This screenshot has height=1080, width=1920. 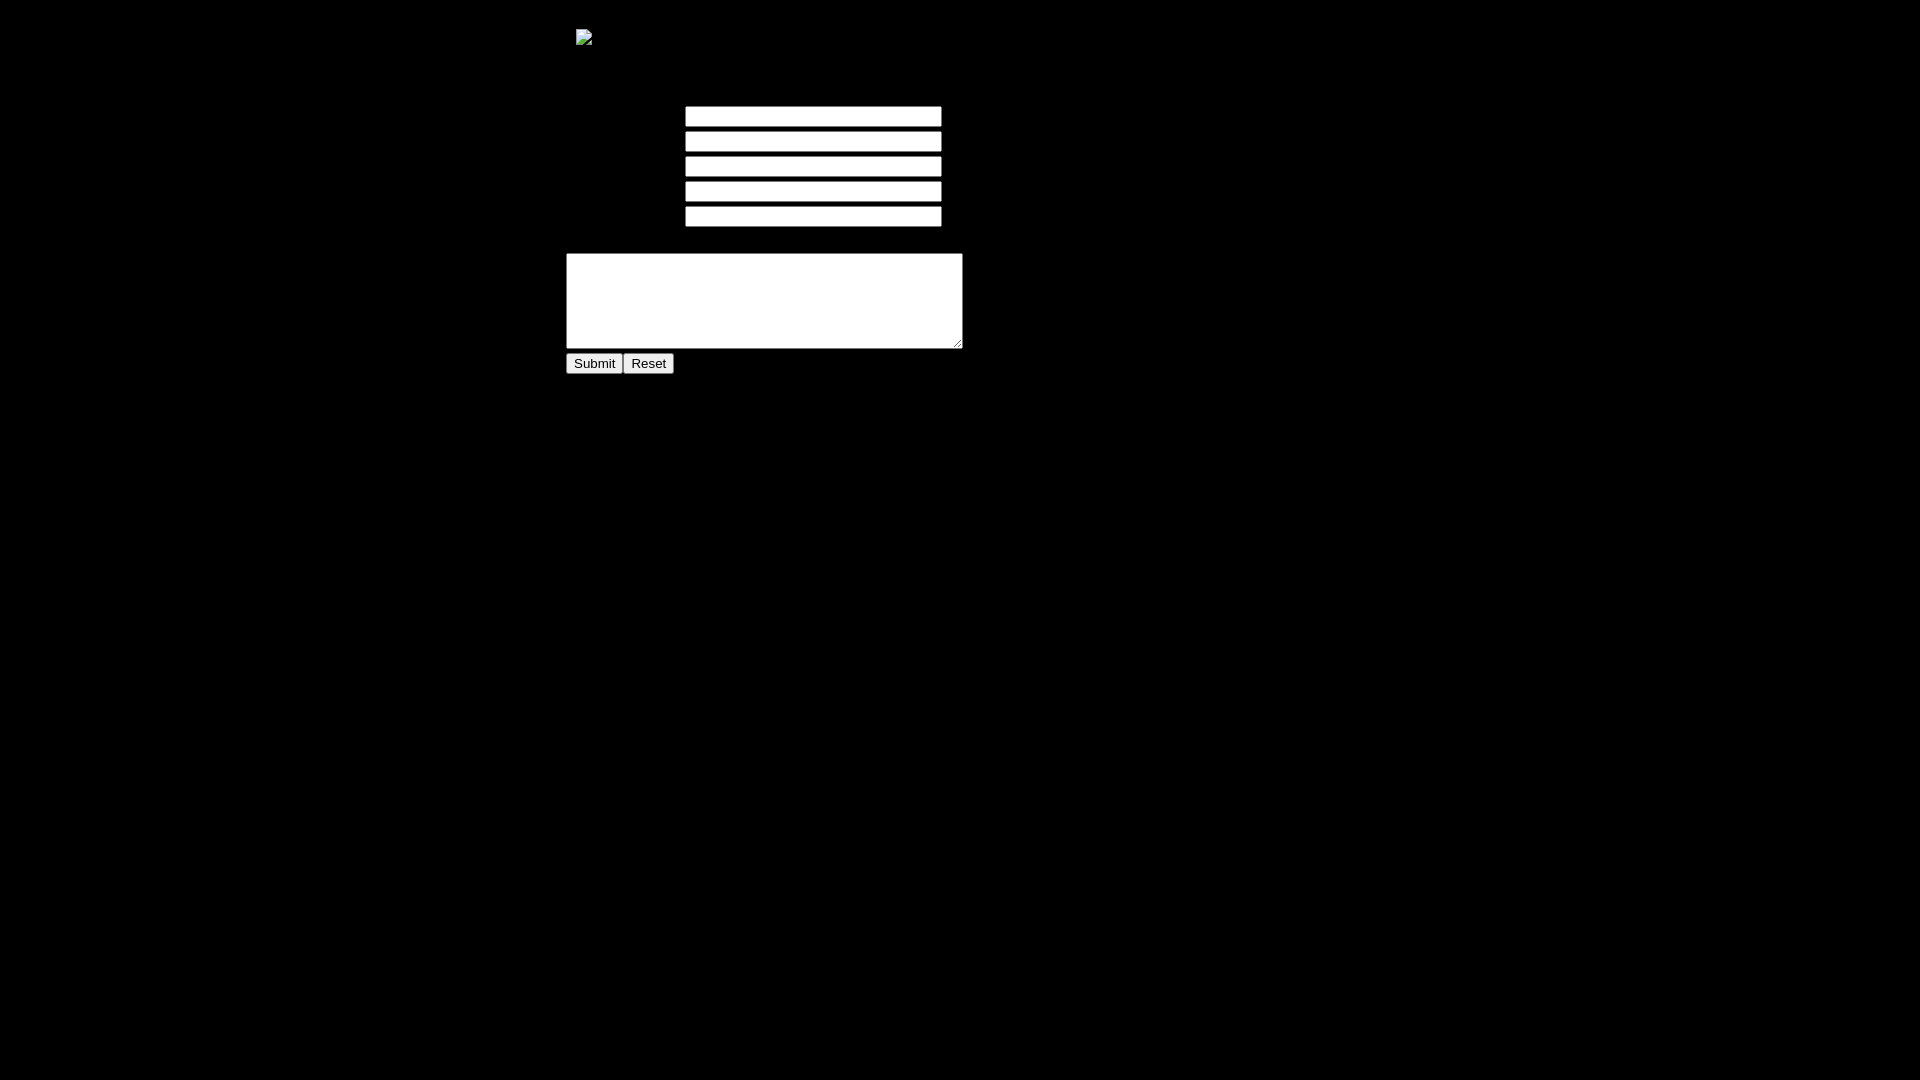 What do you see at coordinates (593, 363) in the screenshot?
I see `'Submit'` at bounding box center [593, 363].